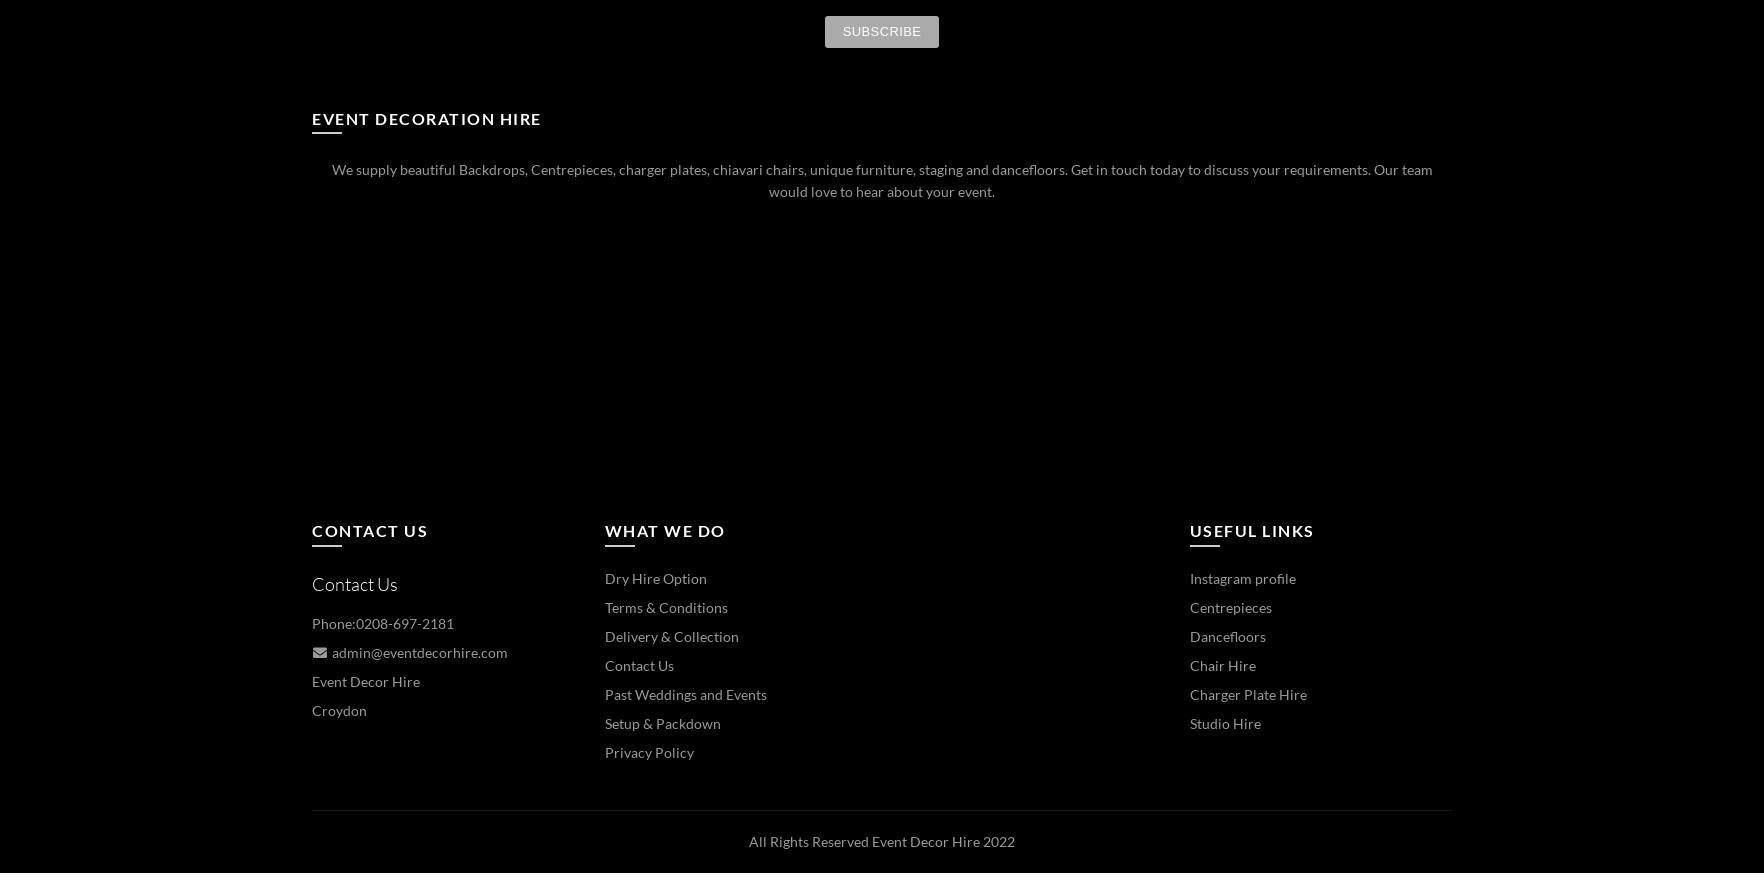 The width and height of the screenshot is (1764, 894). What do you see at coordinates (1227, 635) in the screenshot?
I see `'Dancefloors'` at bounding box center [1227, 635].